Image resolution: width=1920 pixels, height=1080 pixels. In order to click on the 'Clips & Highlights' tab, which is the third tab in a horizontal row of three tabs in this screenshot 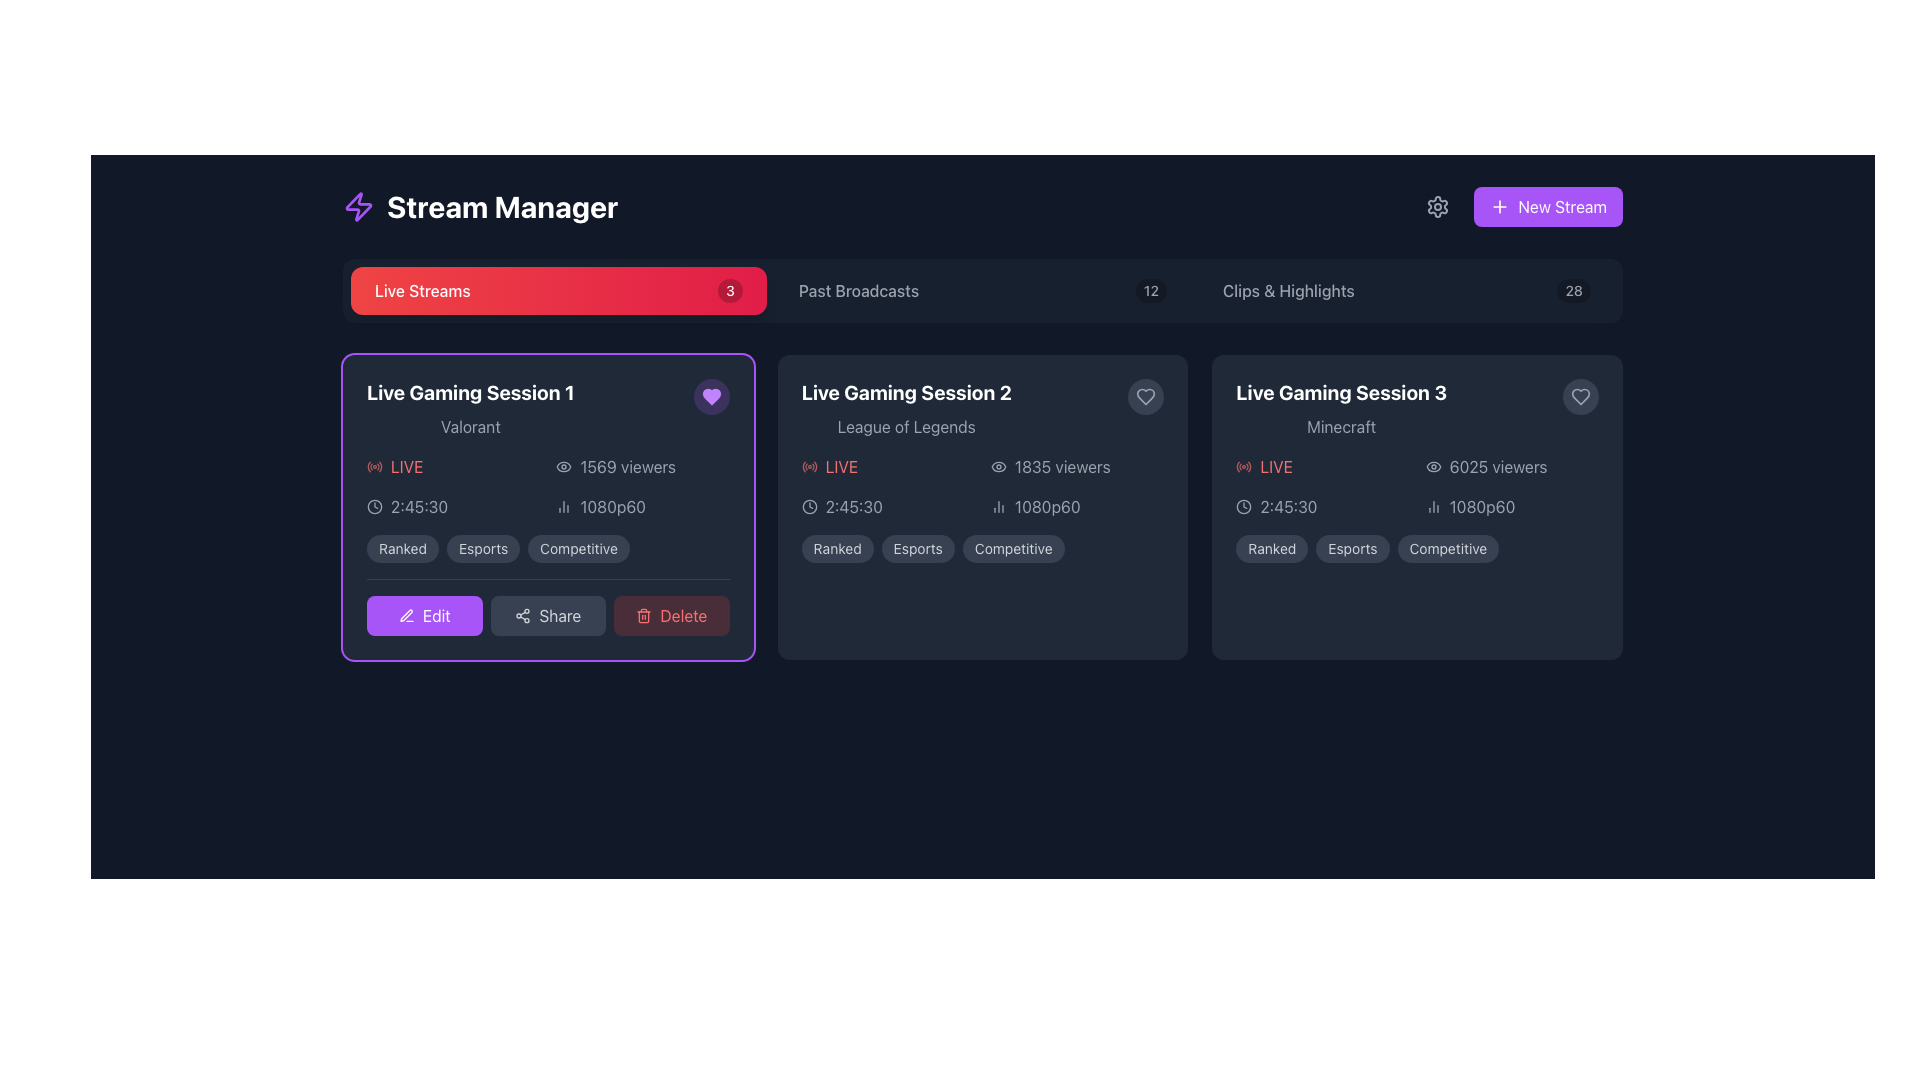, I will do `click(1405, 290)`.